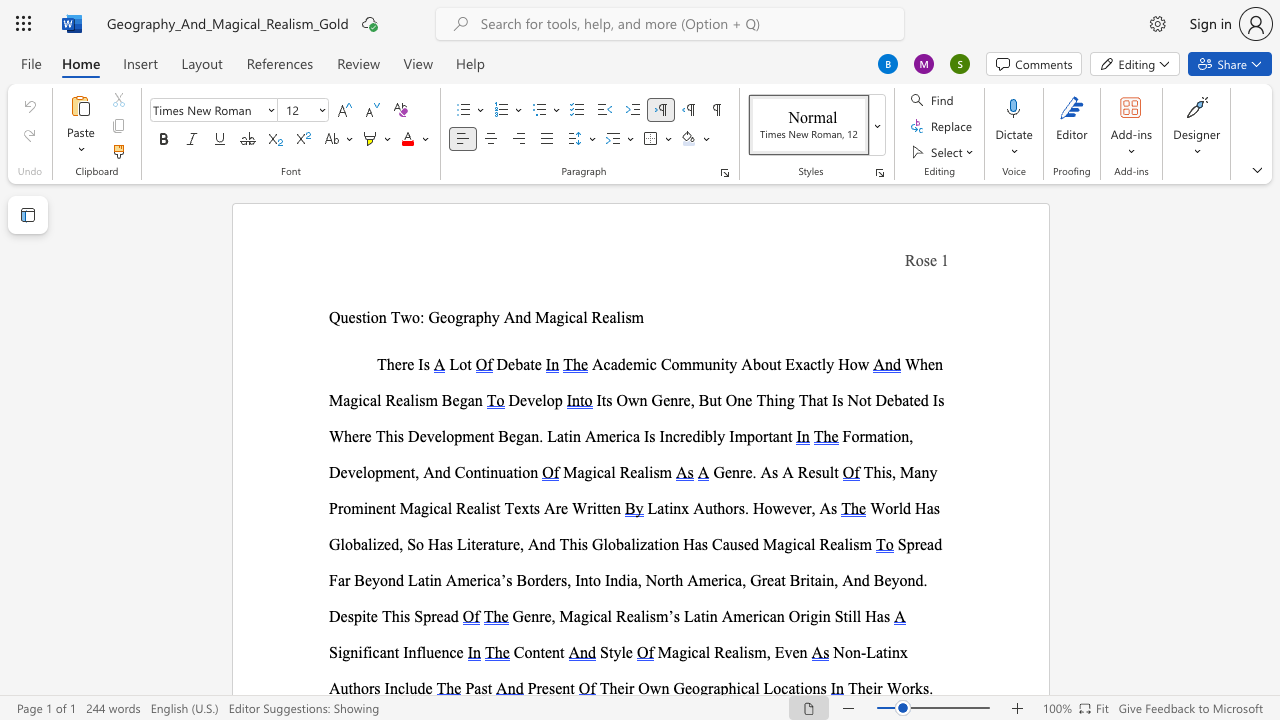 The height and width of the screenshot is (720, 1280). What do you see at coordinates (836, 580) in the screenshot?
I see `the 4th character "," in the text` at bounding box center [836, 580].